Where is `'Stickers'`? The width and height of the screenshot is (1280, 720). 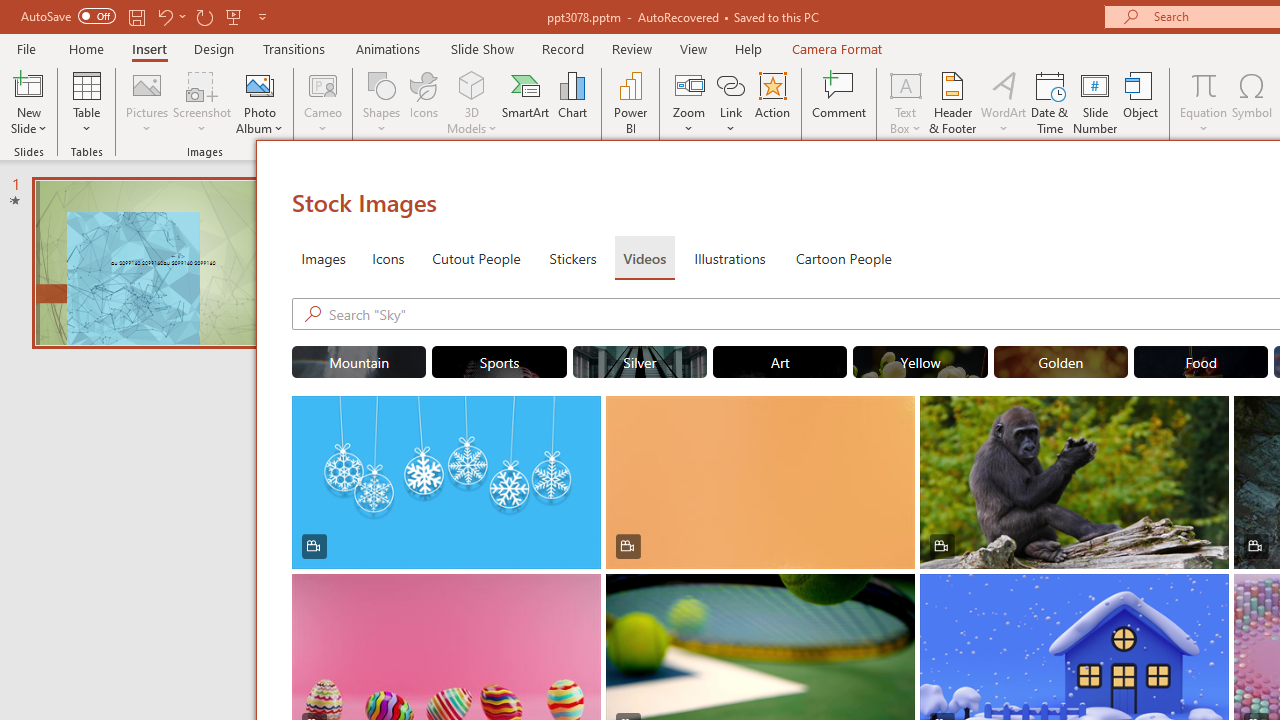 'Stickers' is located at coordinates (572, 257).